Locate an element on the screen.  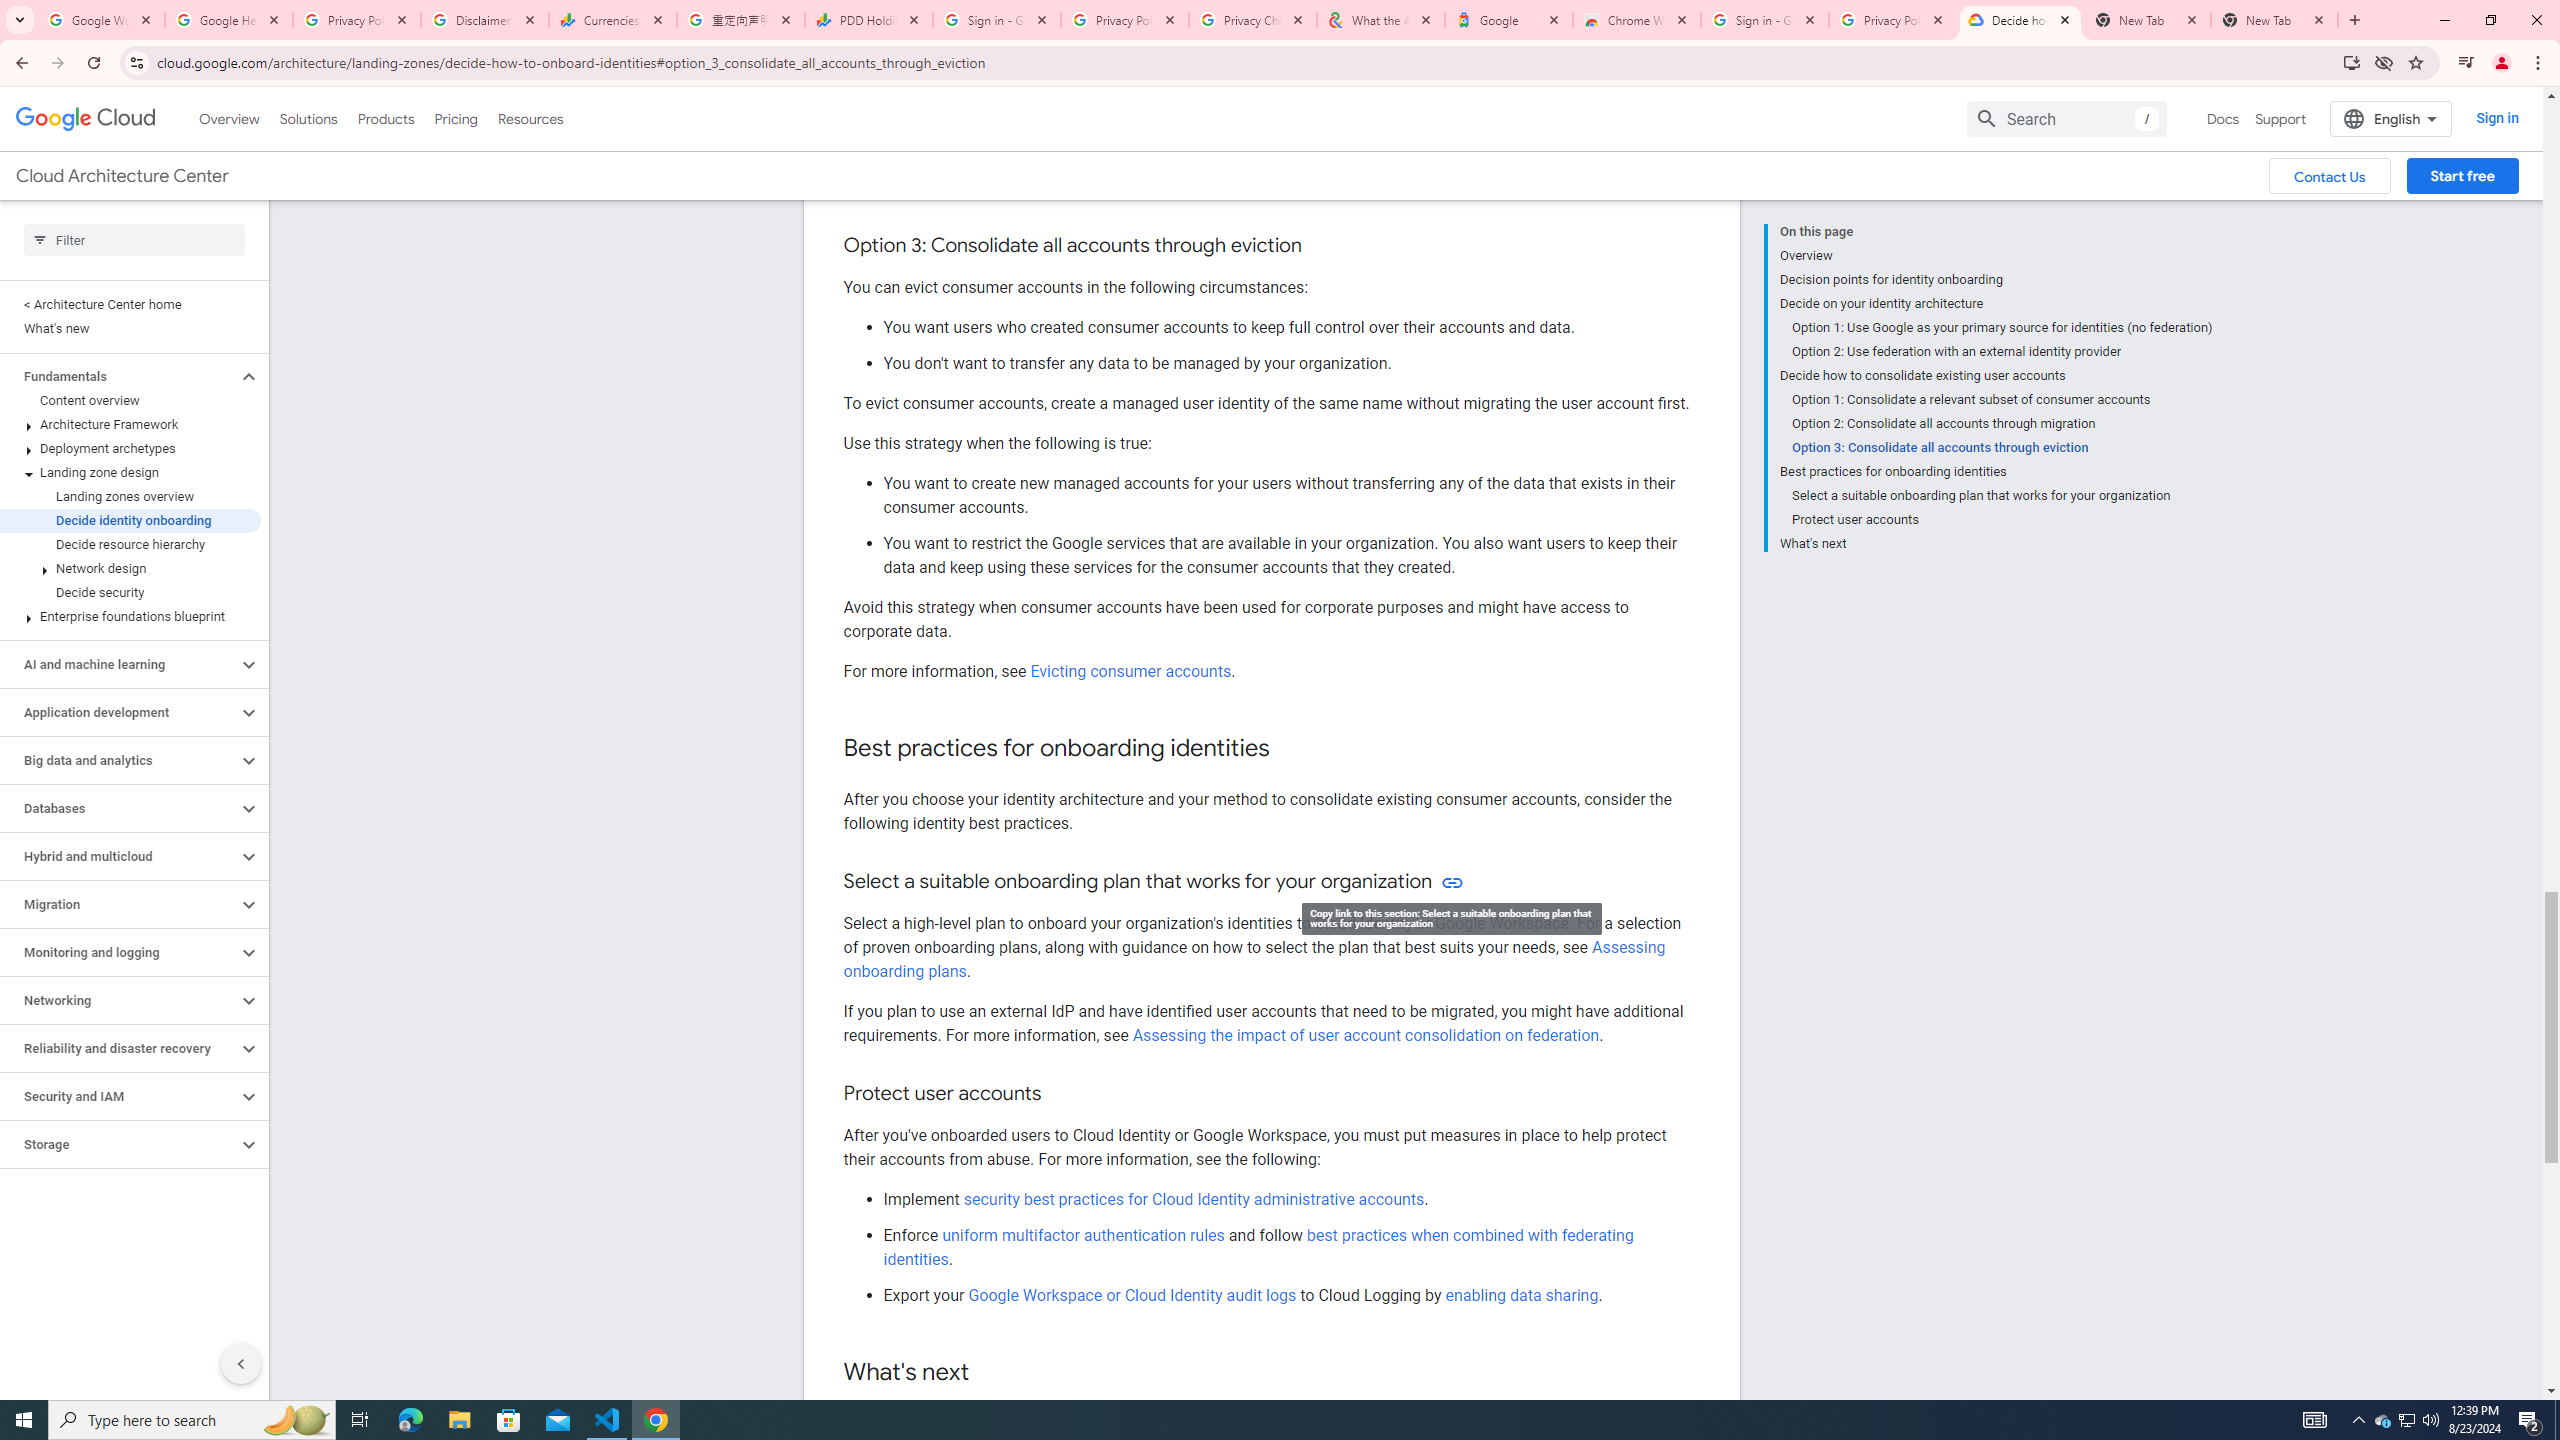
'Storage' is located at coordinates (118, 1144).